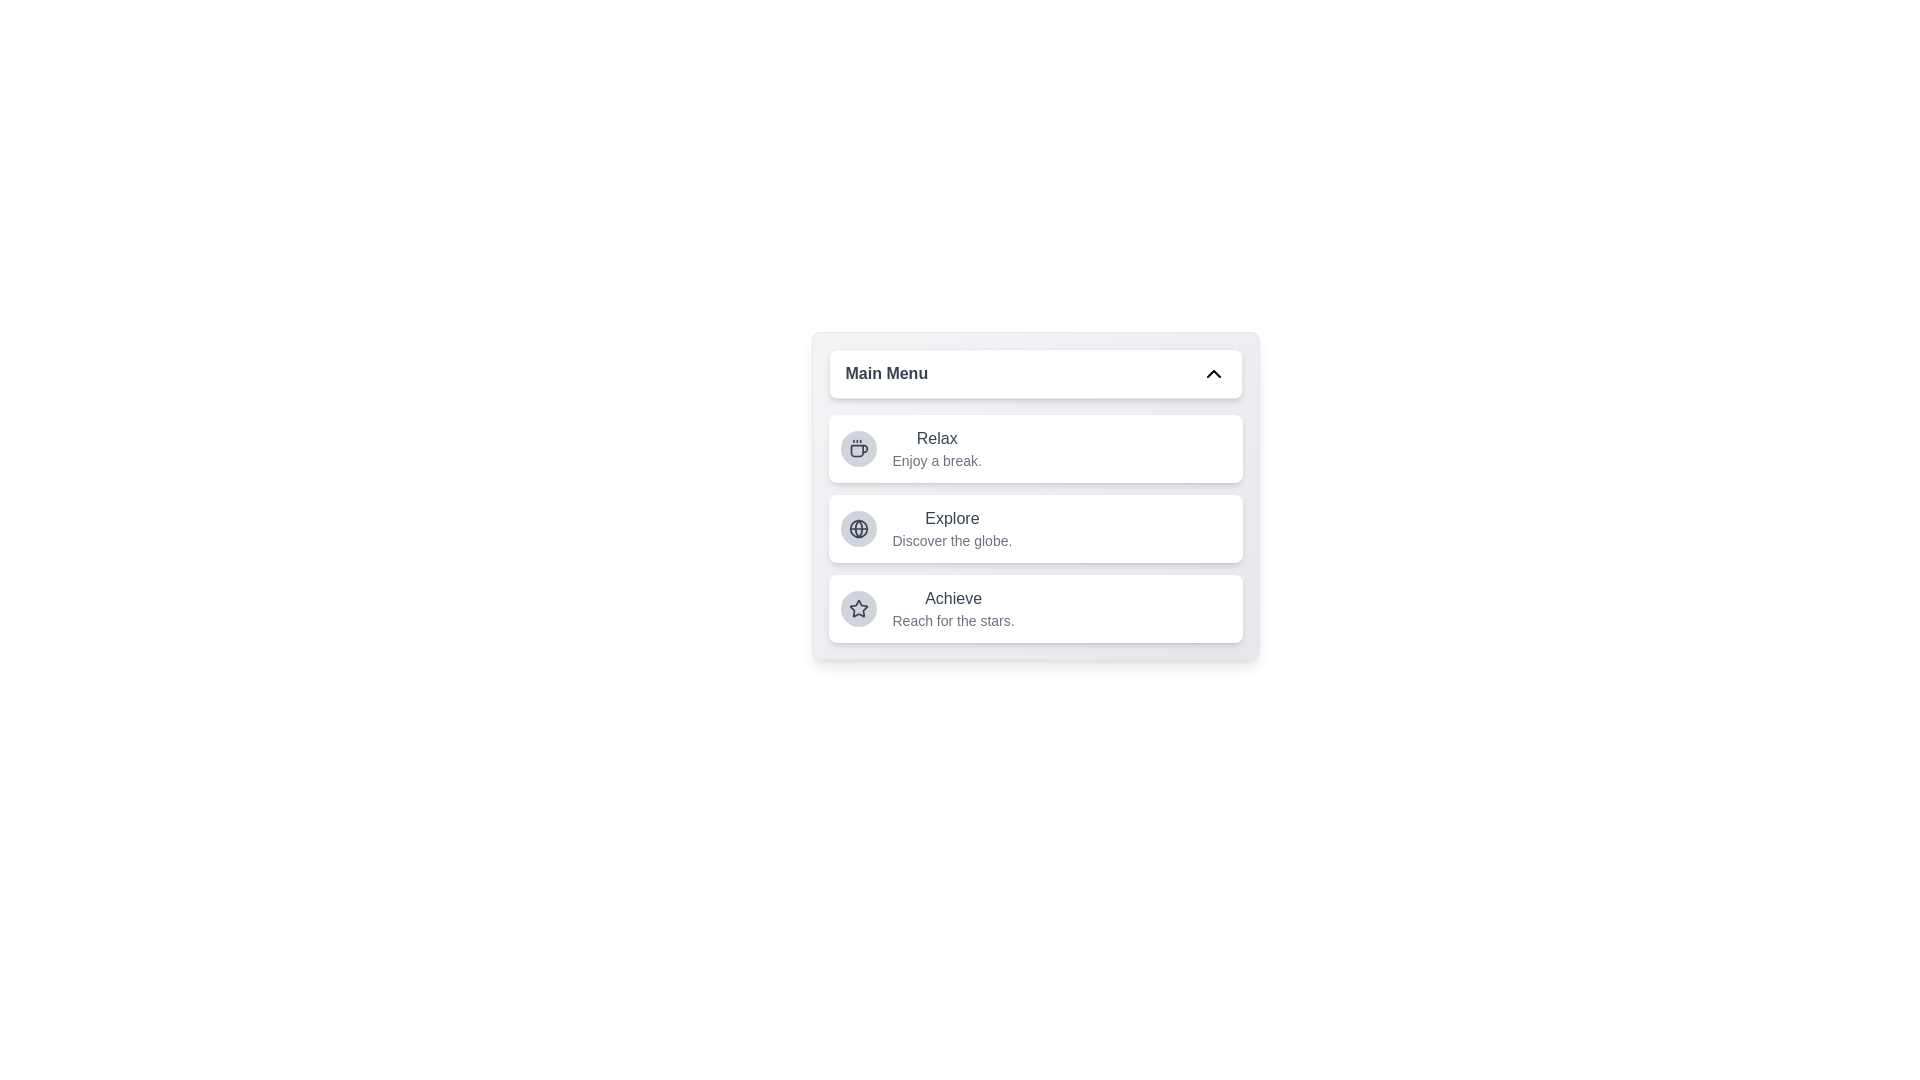 The height and width of the screenshot is (1080, 1920). What do you see at coordinates (1035, 447) in the screenshot?
I see `the menu item corresponding to Relax` at bounding box center [1035, 447].